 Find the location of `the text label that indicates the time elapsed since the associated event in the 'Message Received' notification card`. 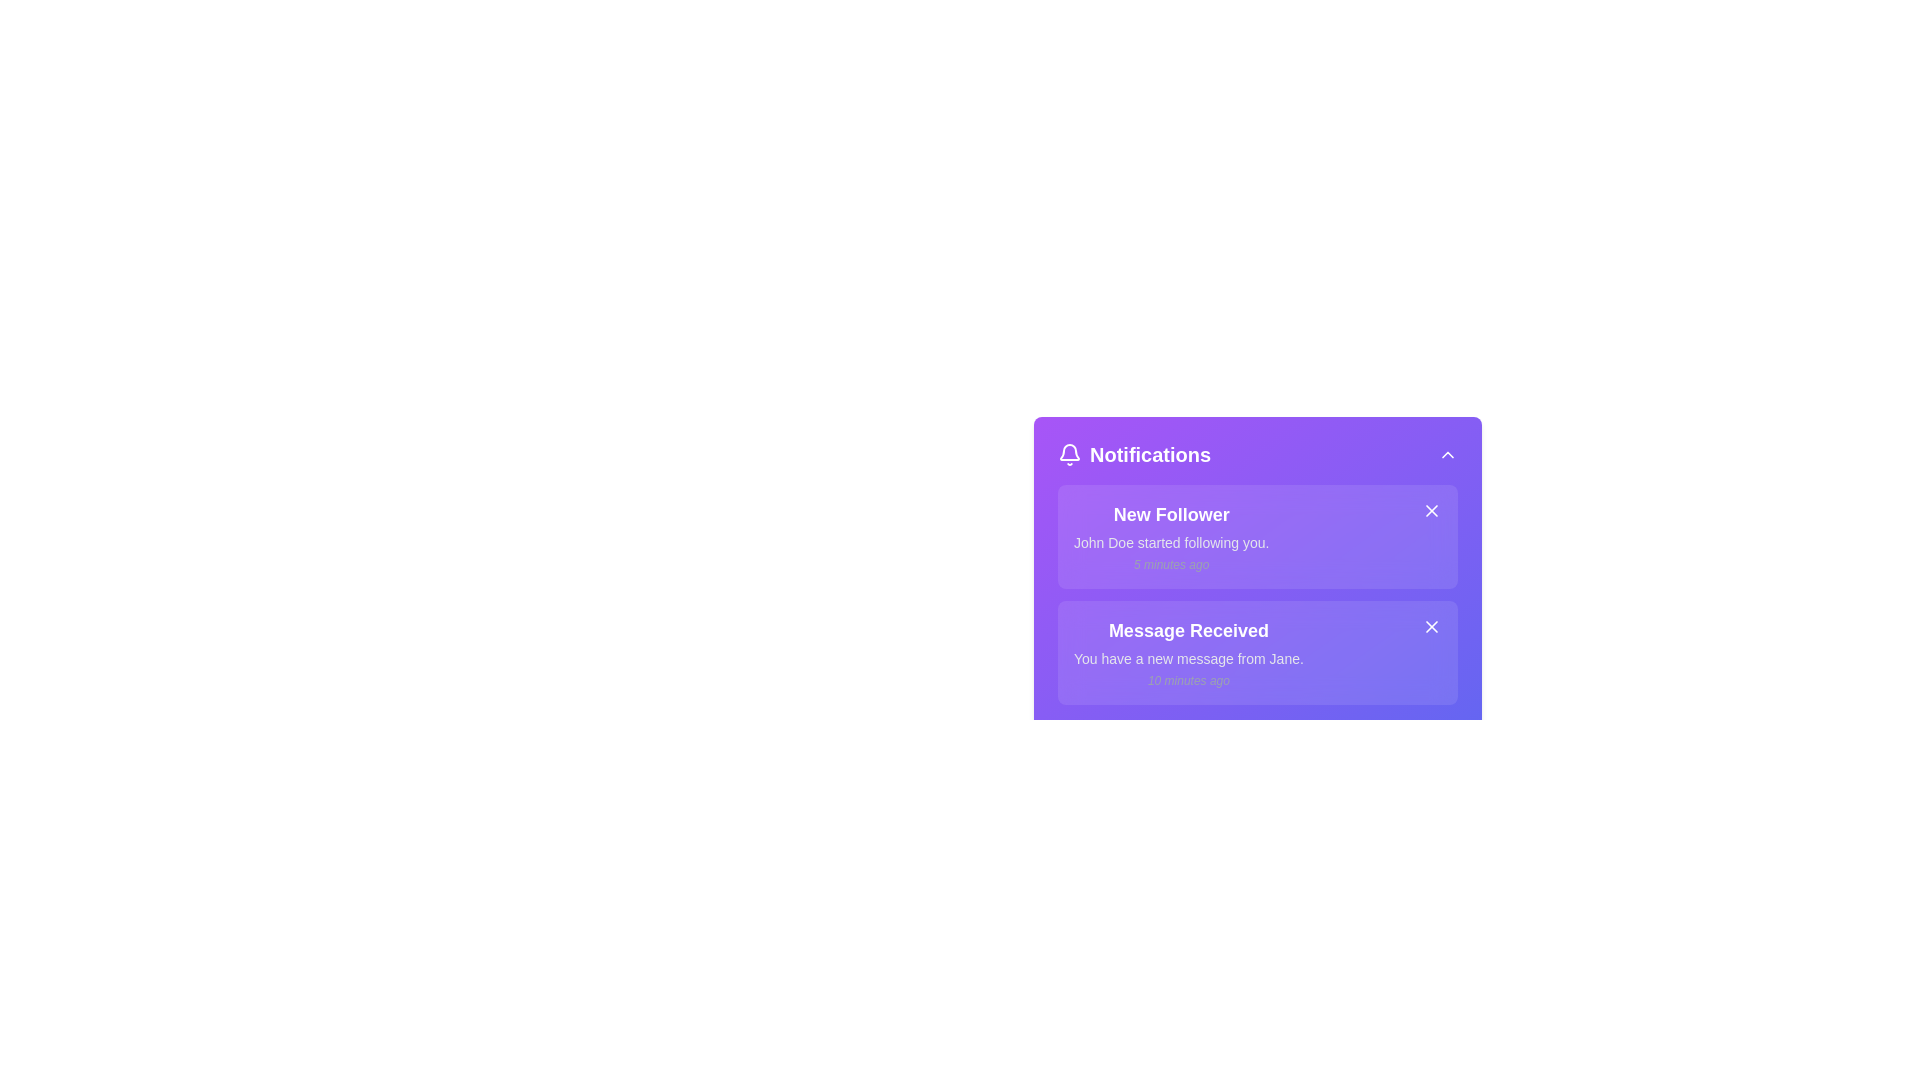

the text label that indicates the time elapsed since the associated event in the 'Message Received' notification card is located at coordinates (1188, 680).